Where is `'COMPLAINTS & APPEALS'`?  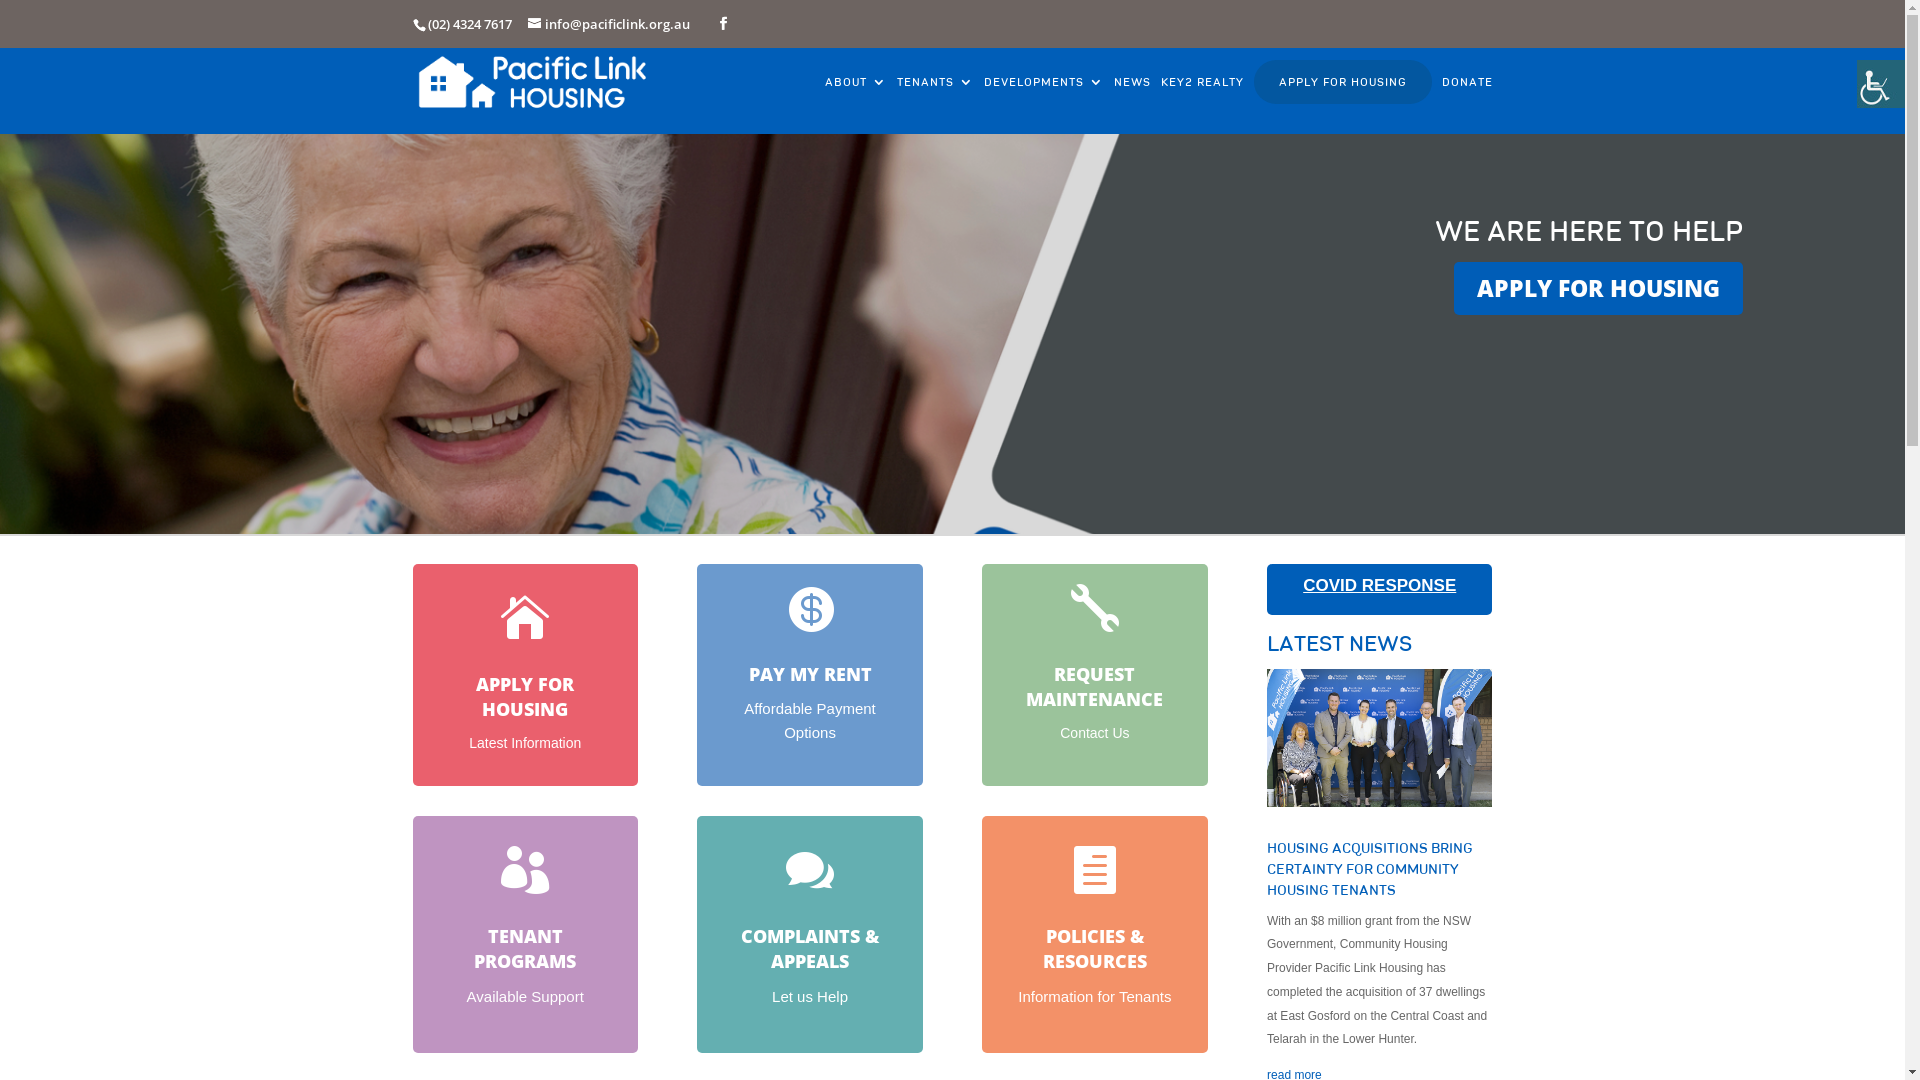 'COMPLAINTS & APPEALS' is located at coordinates (810, 947).